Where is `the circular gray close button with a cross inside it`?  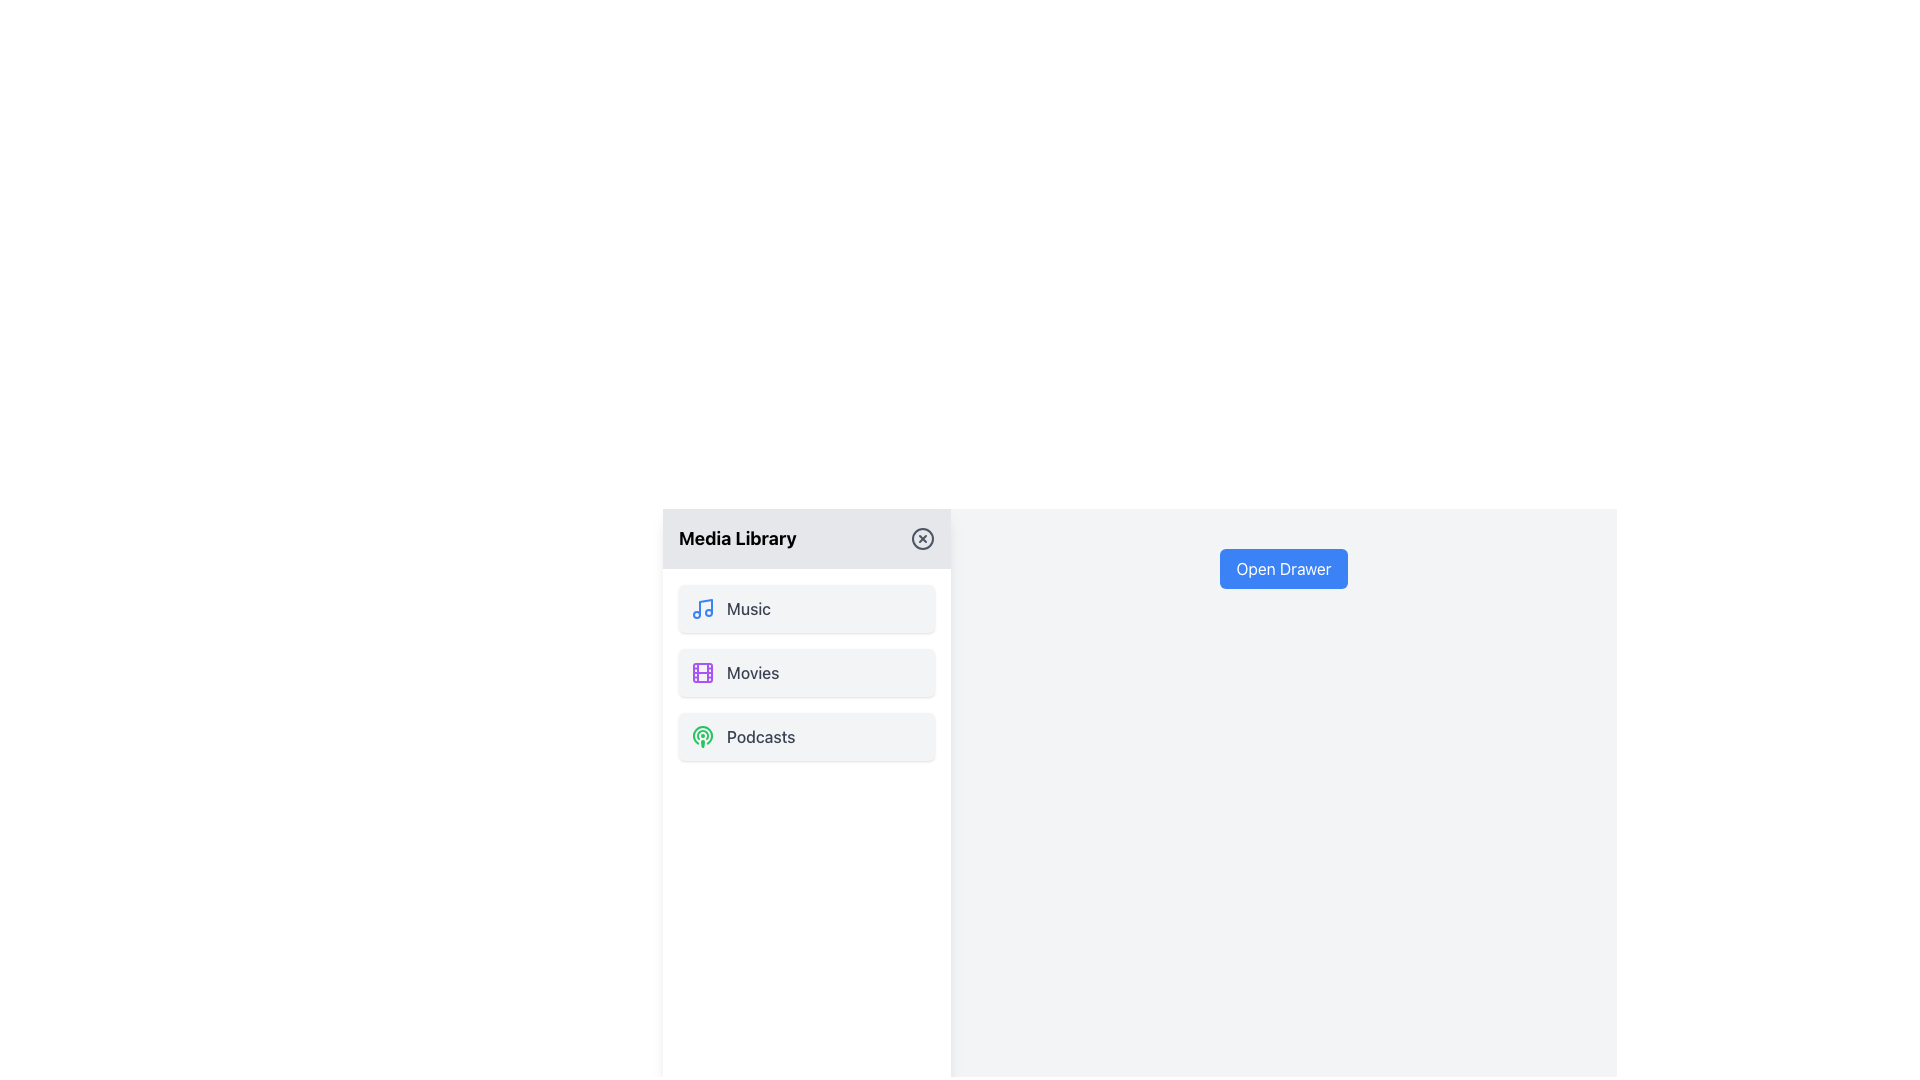 the circular gray close button with a cross inside it is located at coordinates (921, 538).